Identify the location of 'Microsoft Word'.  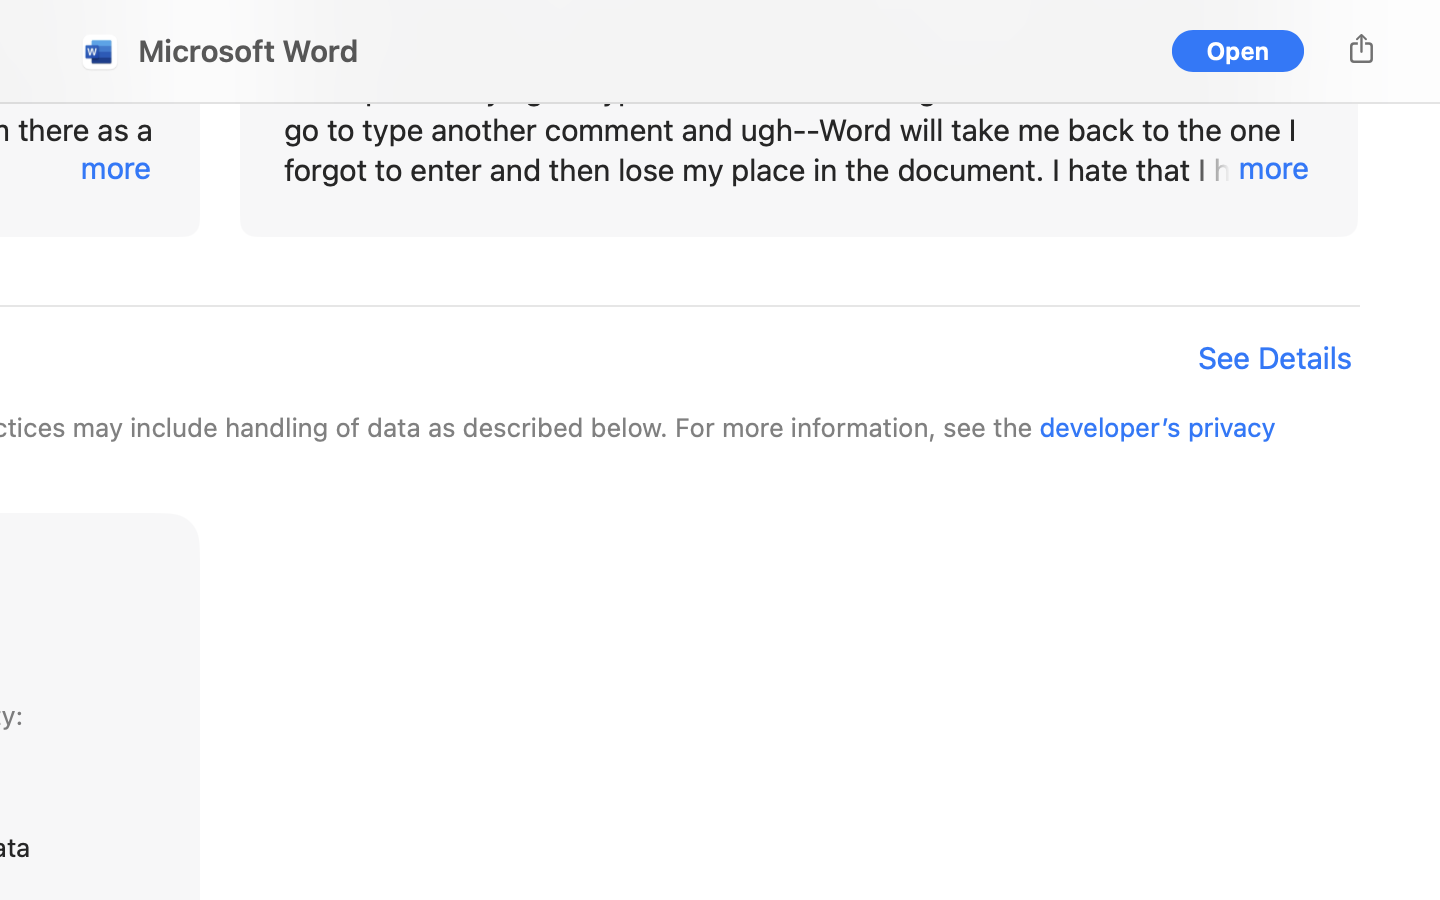
(247, 50).